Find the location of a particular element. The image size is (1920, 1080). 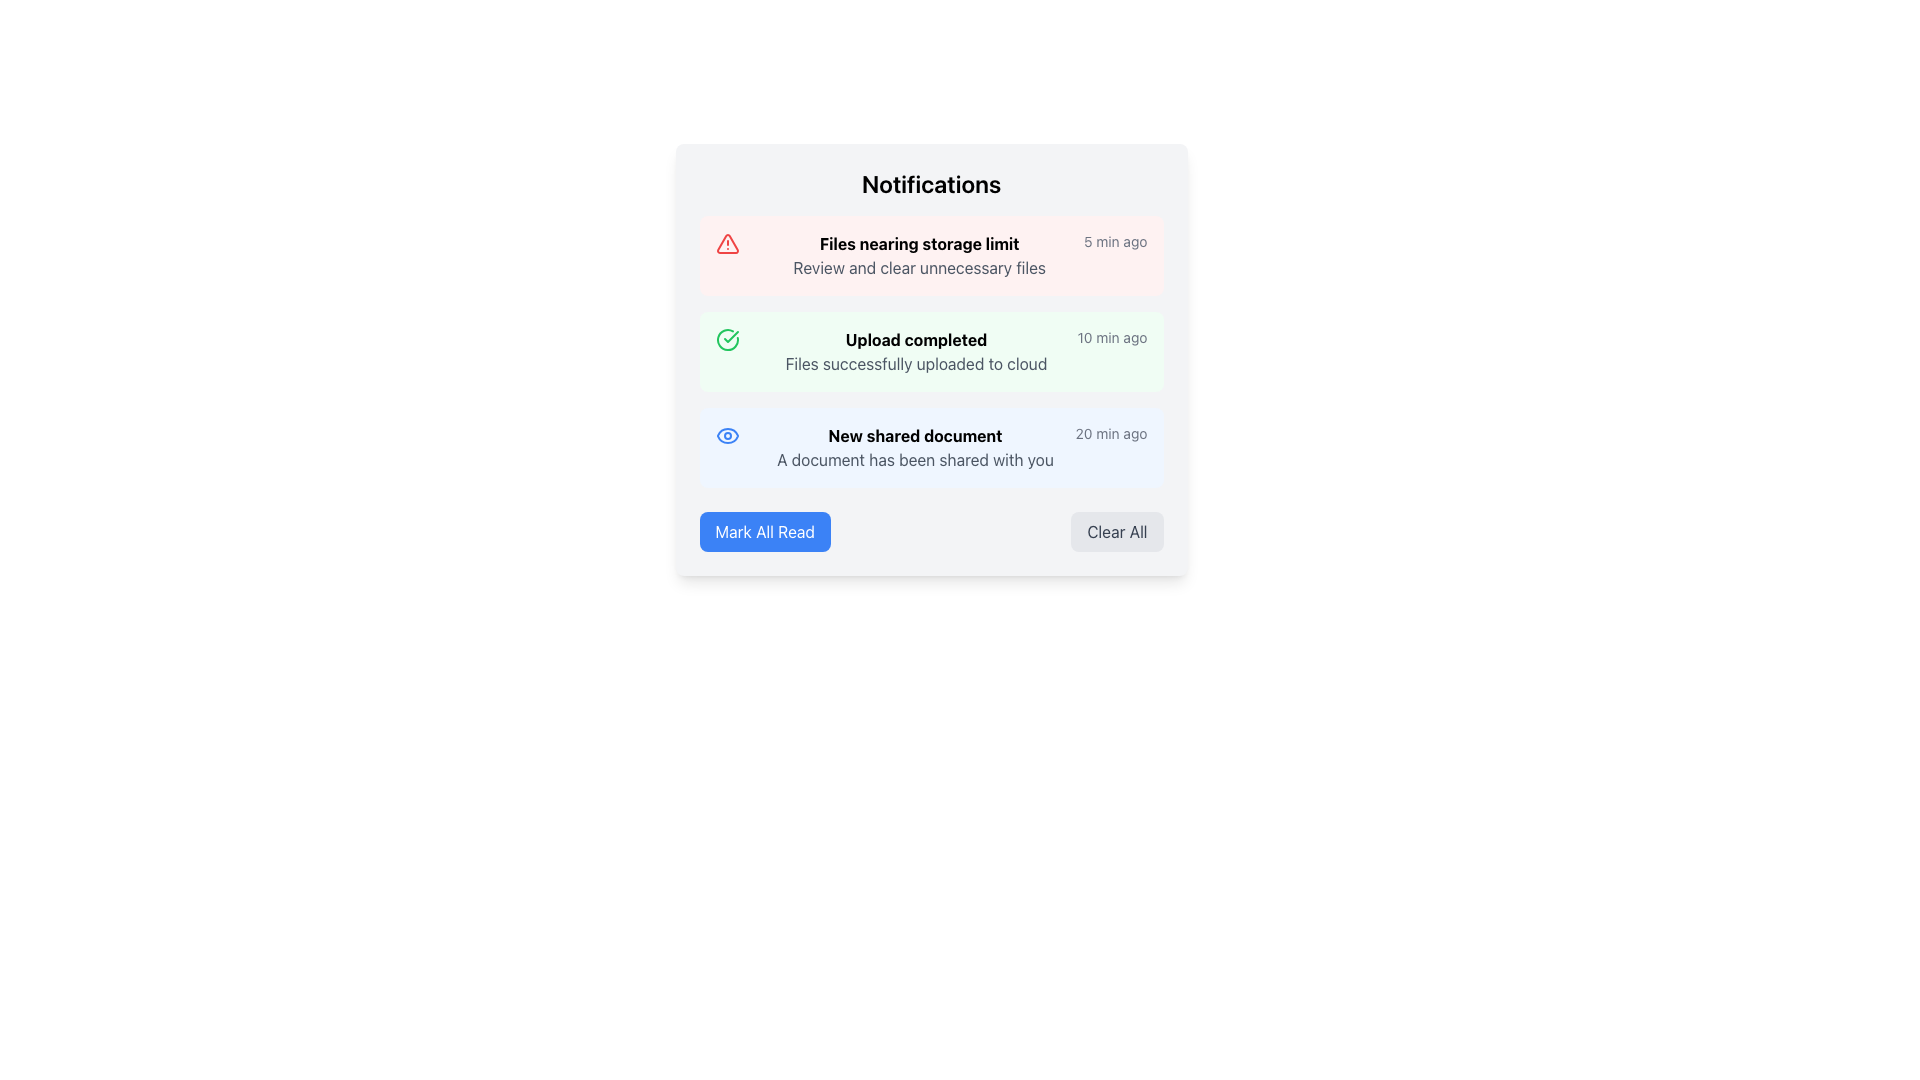

the blue outlined eye icon located in the left section of the 'New shared document' notification box is located at coordinates (726, 434).